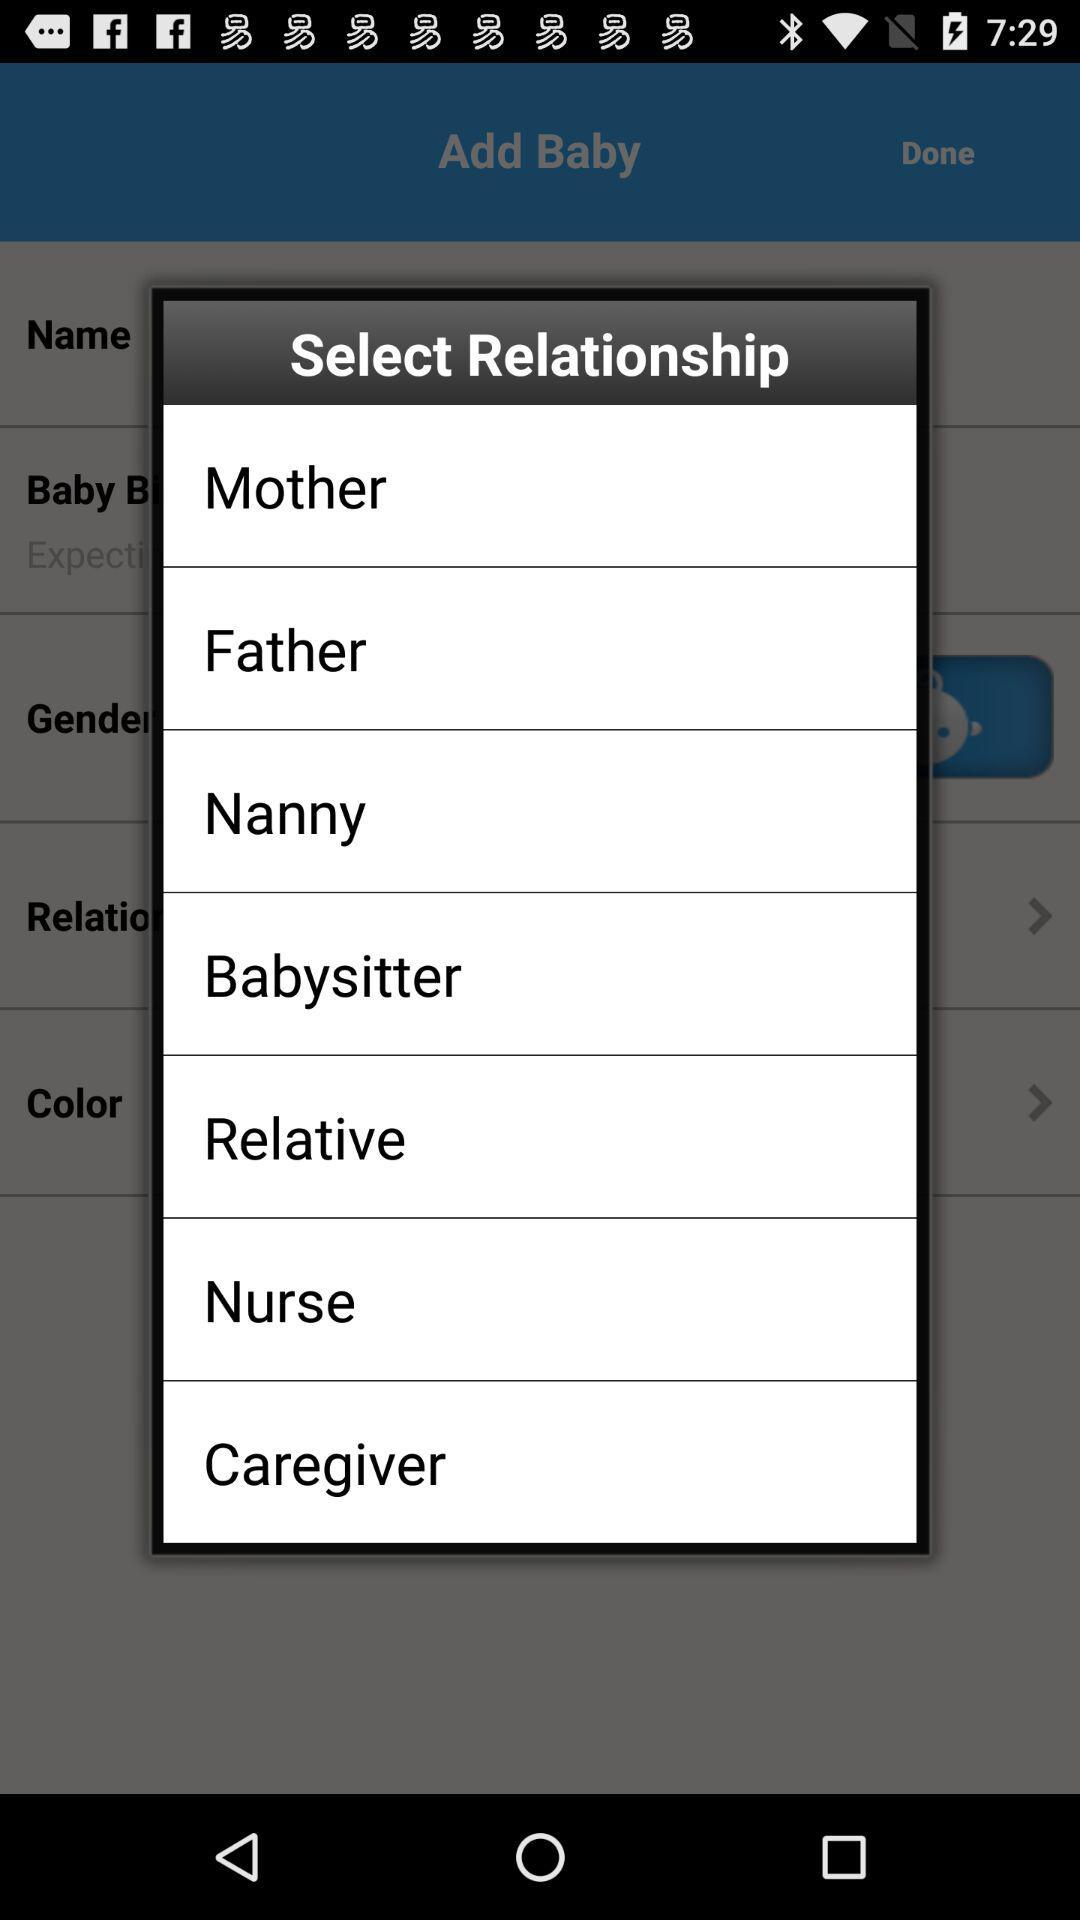 This screenshot has width=1080, height=1920. Describe the element at coordinates (323, 1462) in the screenshot. I see `caregiver` at that location.